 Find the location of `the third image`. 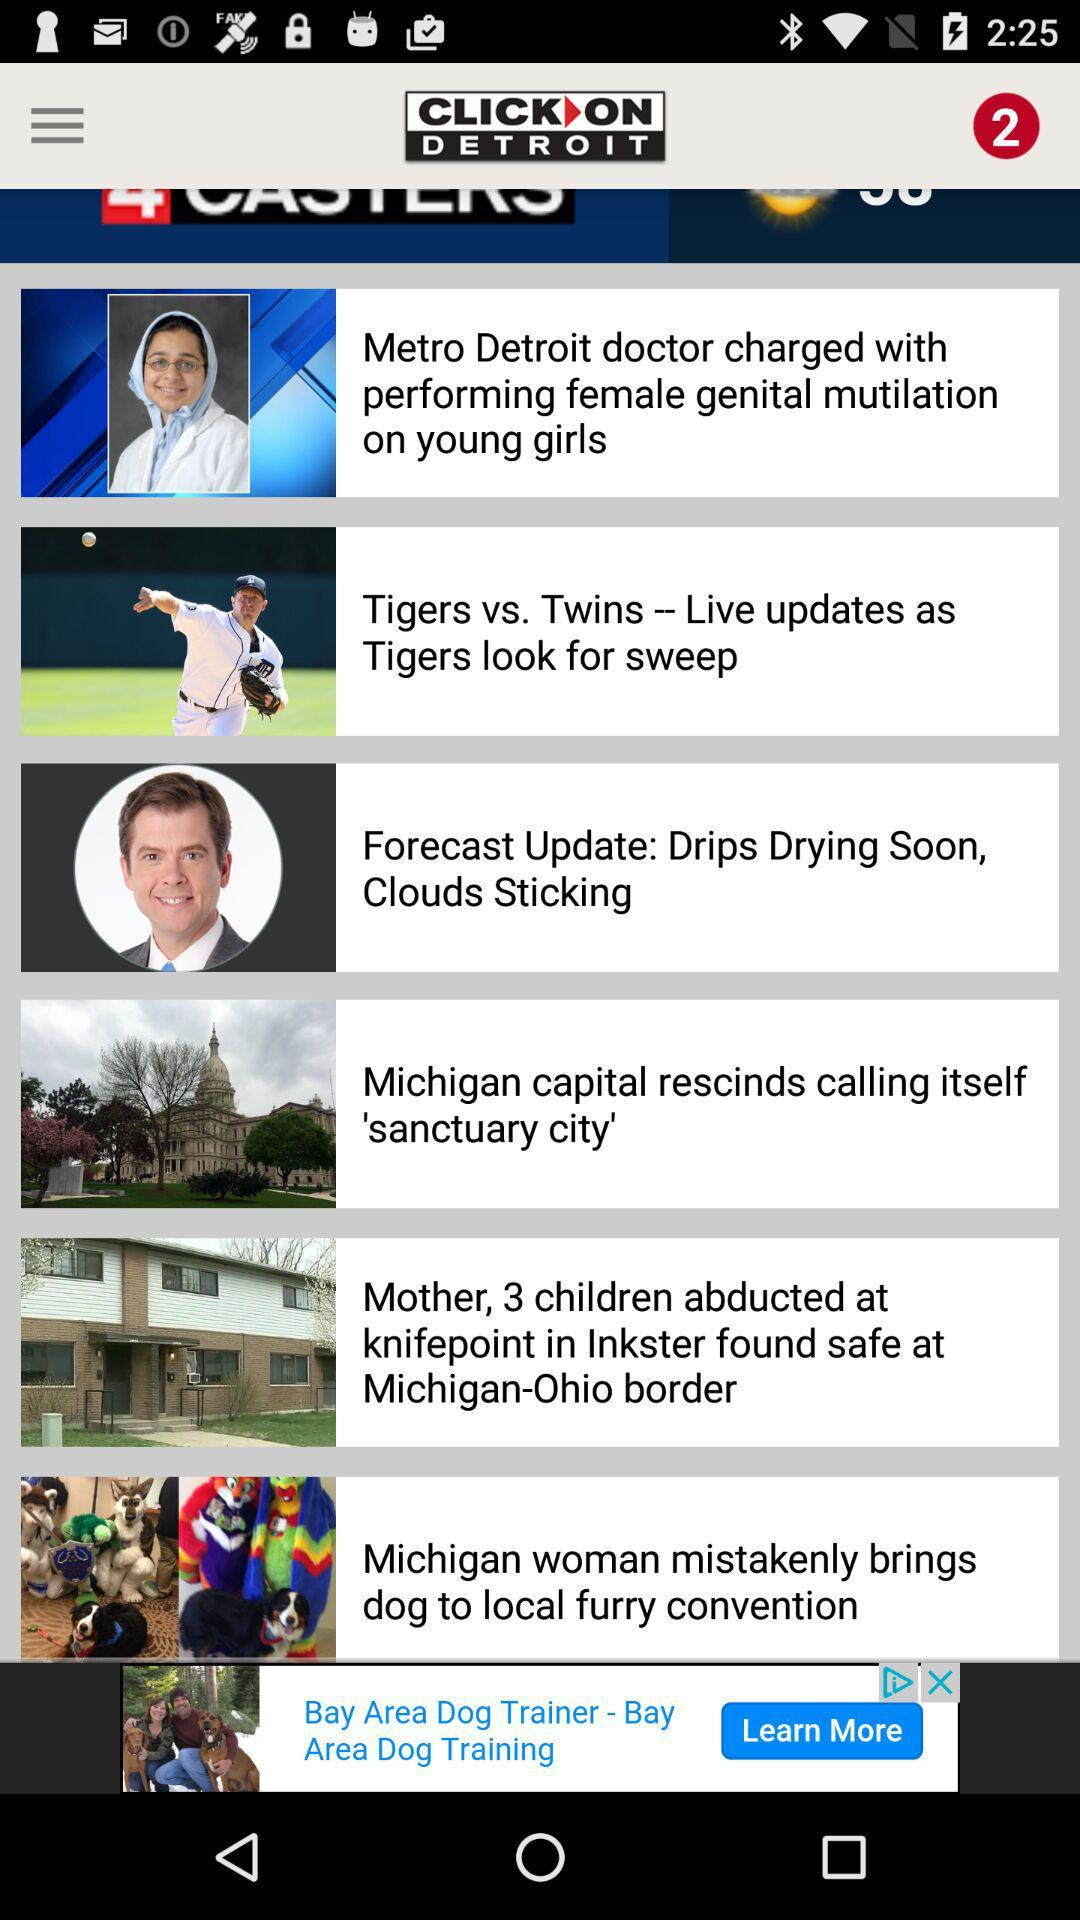

the third image is located at coordinates (177, 868).